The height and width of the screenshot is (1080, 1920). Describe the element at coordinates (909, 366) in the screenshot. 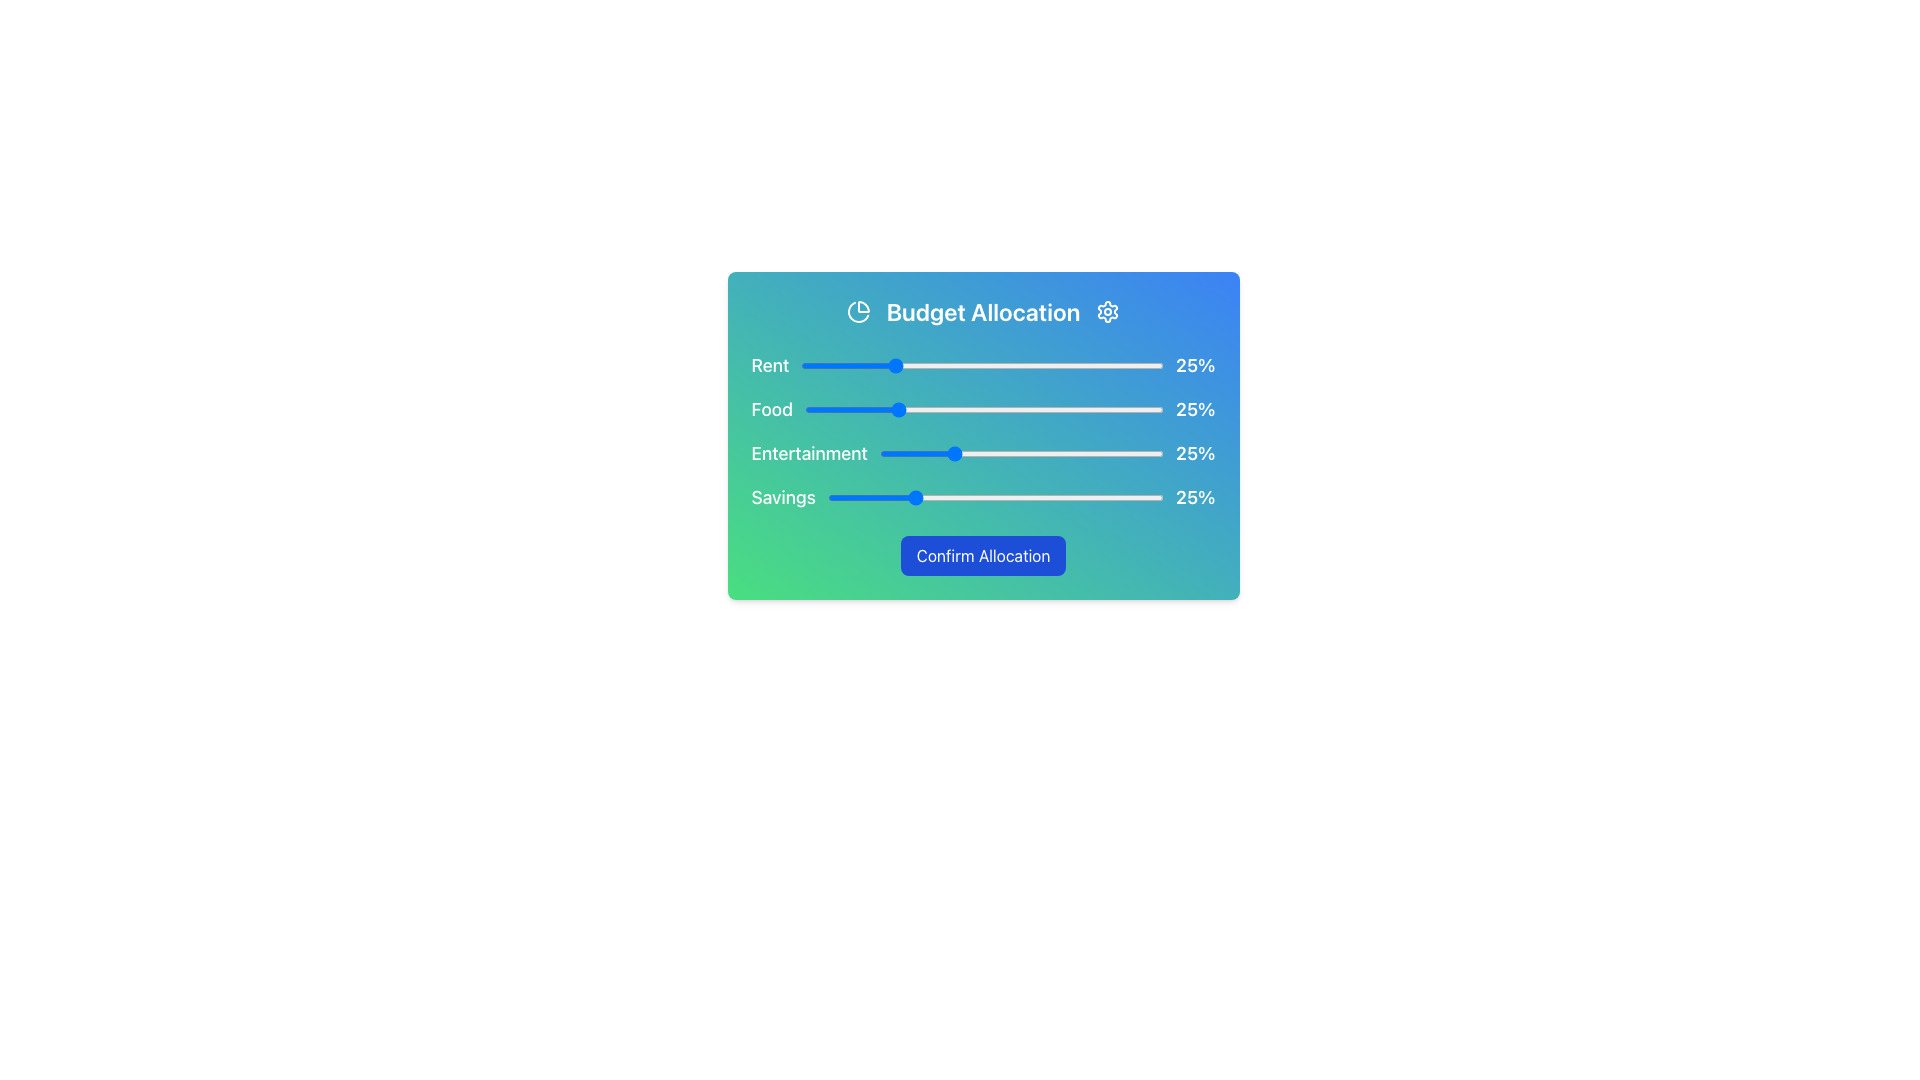

I see `the 'Rent' allocation slider` at that location.